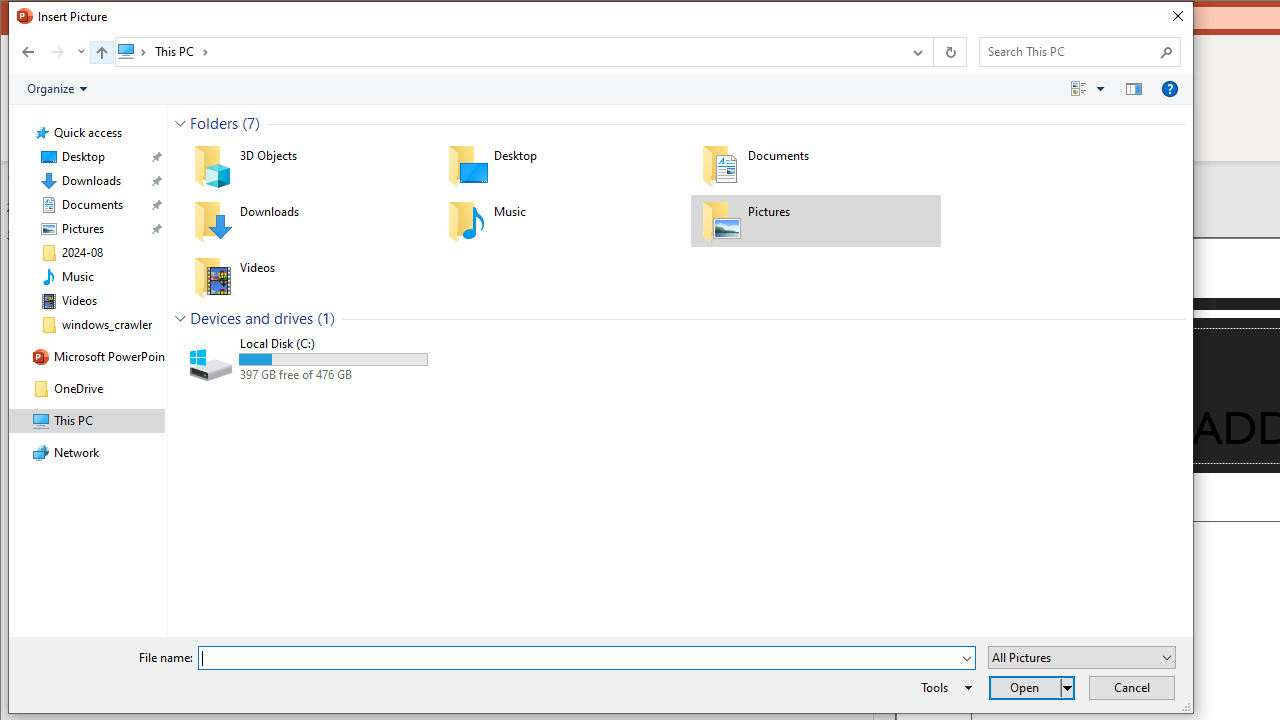 Image resolution: width=1280 pixels, height=720 pixels. What do you see at coordinates (333, 375) in the screenshot?
I see `'Available space'` at bounding box center [333, 375].